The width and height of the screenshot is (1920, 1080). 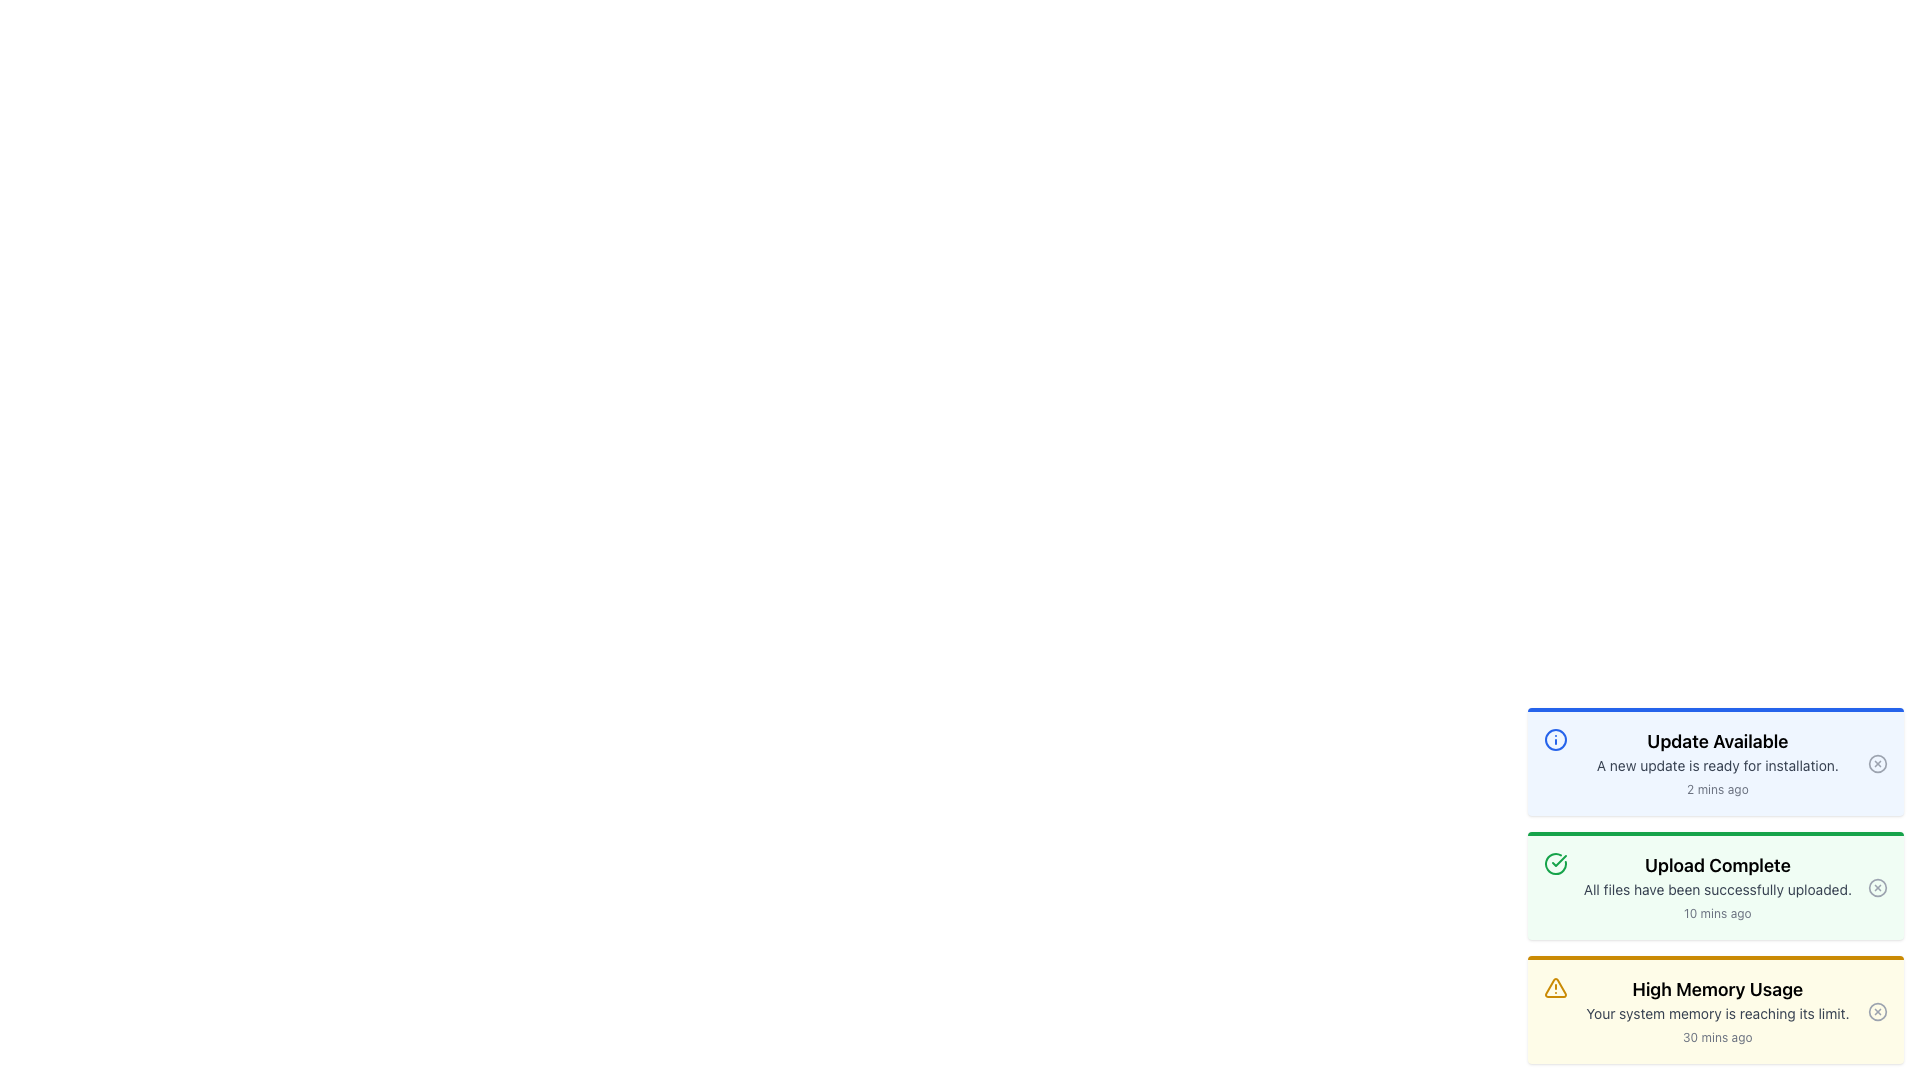 I want to click on text notification message 'Your system memory is reaching its limit.' displayed in a small gray font within the yellow-bordered warning box about high memory usage, so click(x=1716, y=1014).